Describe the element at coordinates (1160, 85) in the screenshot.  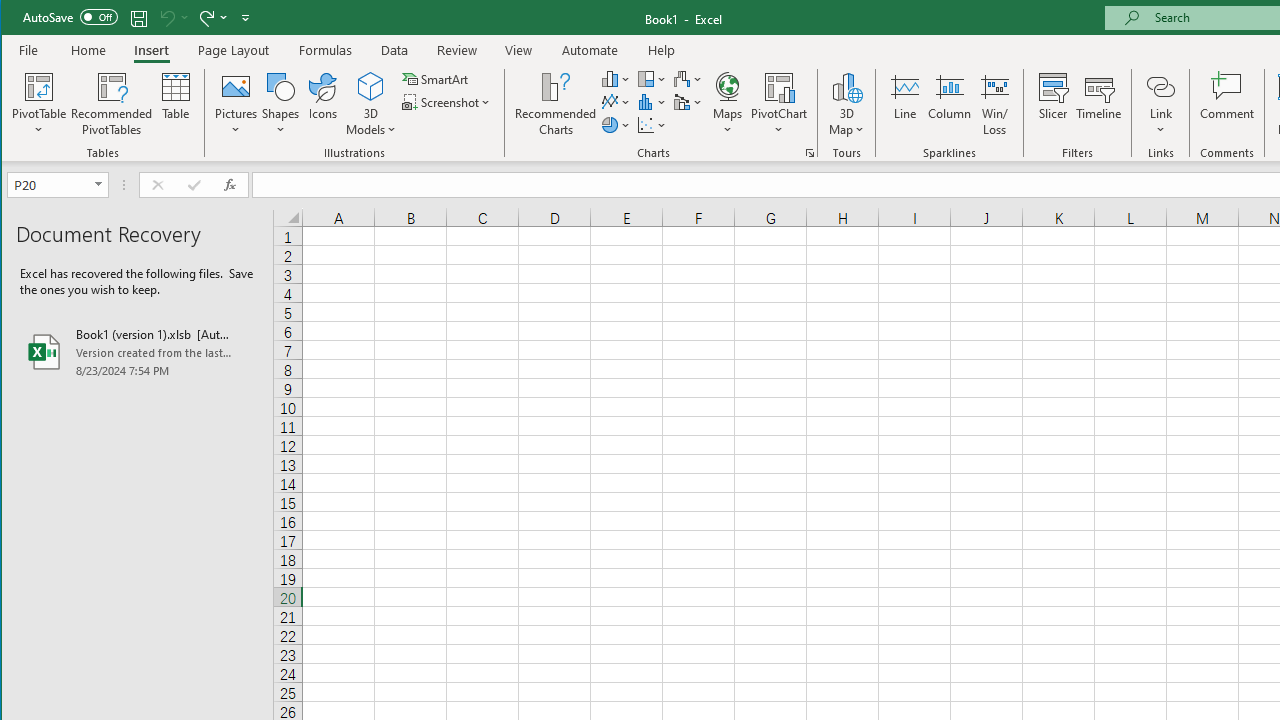
I see `'Link'` at that location.